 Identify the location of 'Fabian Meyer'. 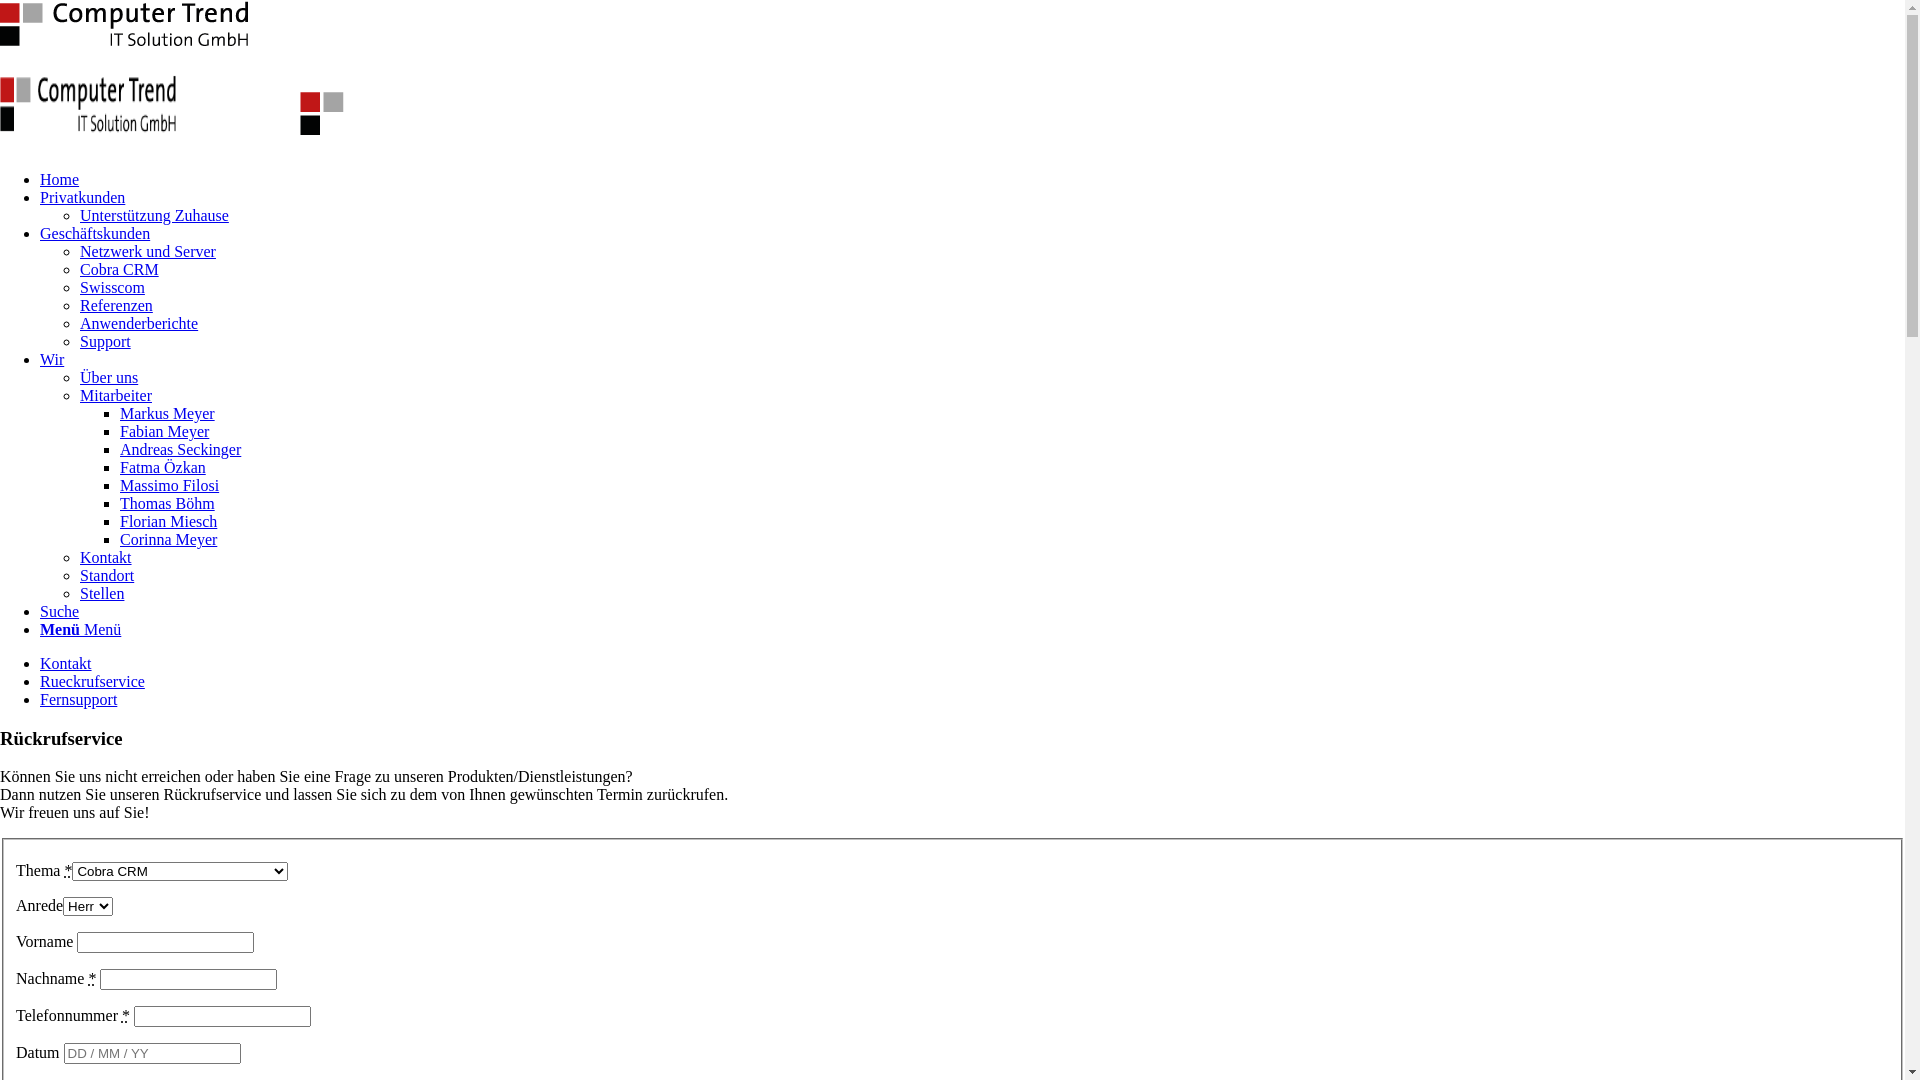
(119, 430).